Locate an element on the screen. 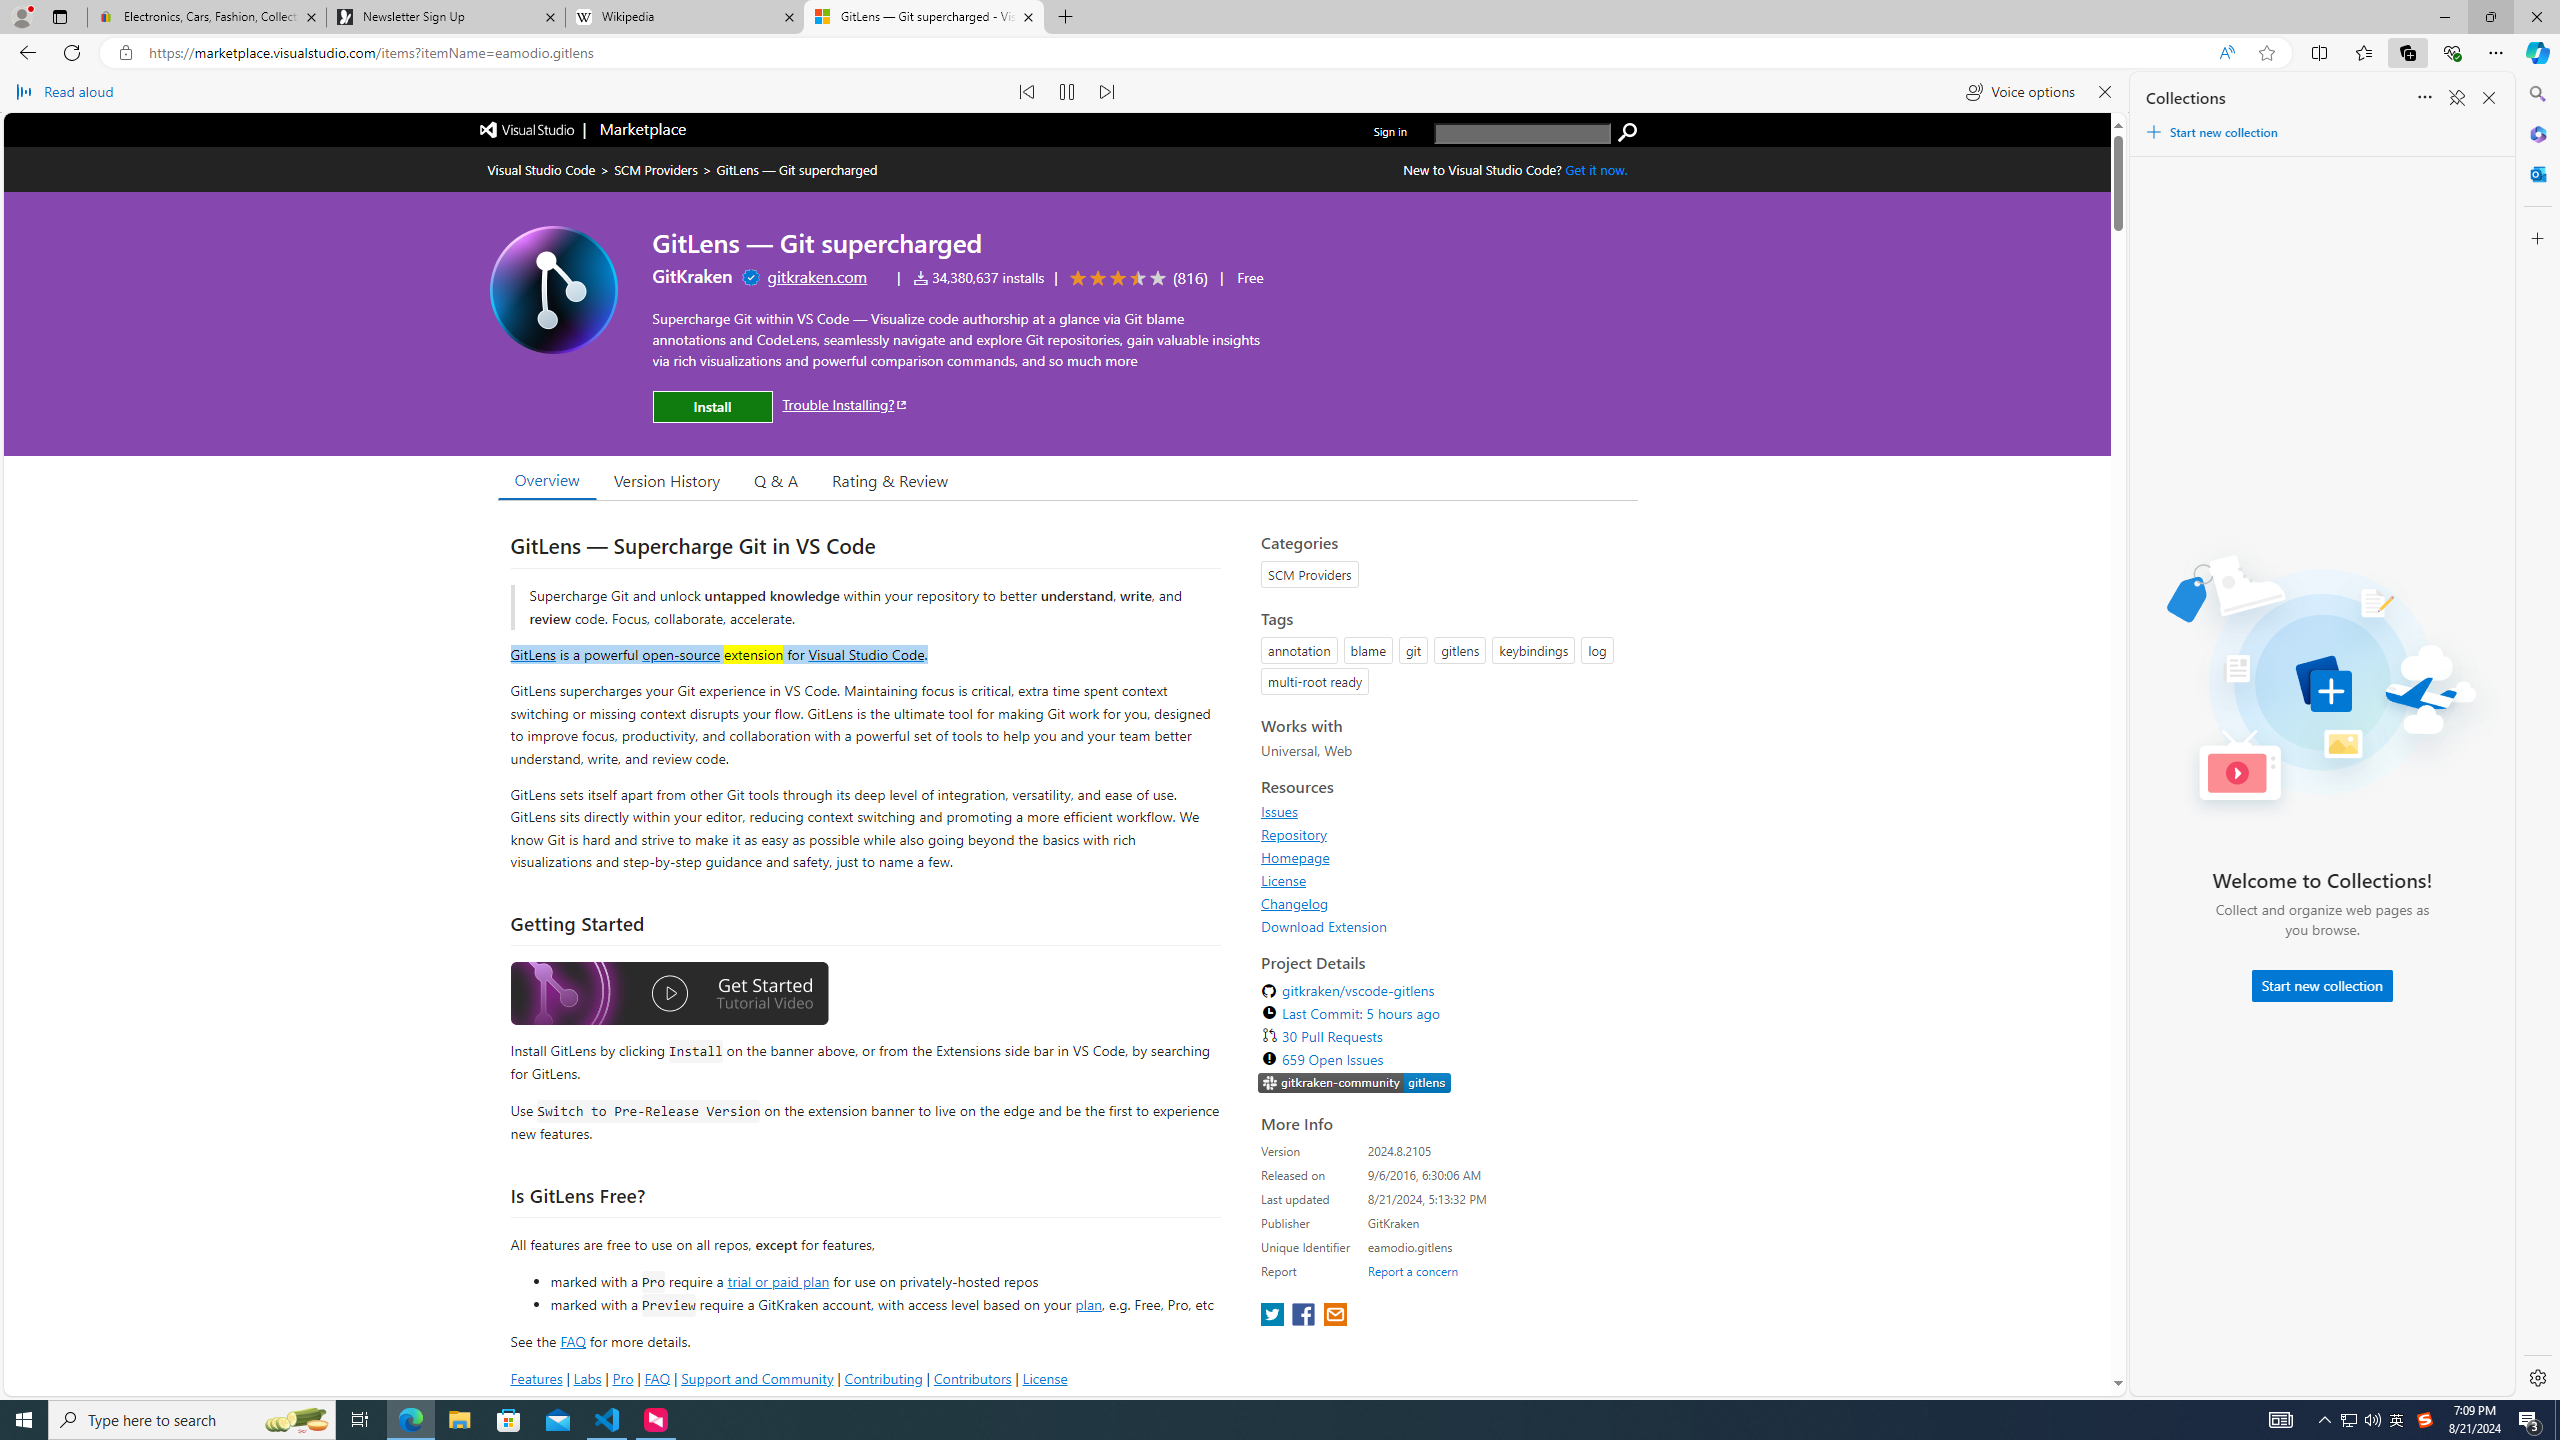 Image resolution: width=2560 pixels, height=1440 pixels. 'FAQ' is located at coordinates (656, 1378).